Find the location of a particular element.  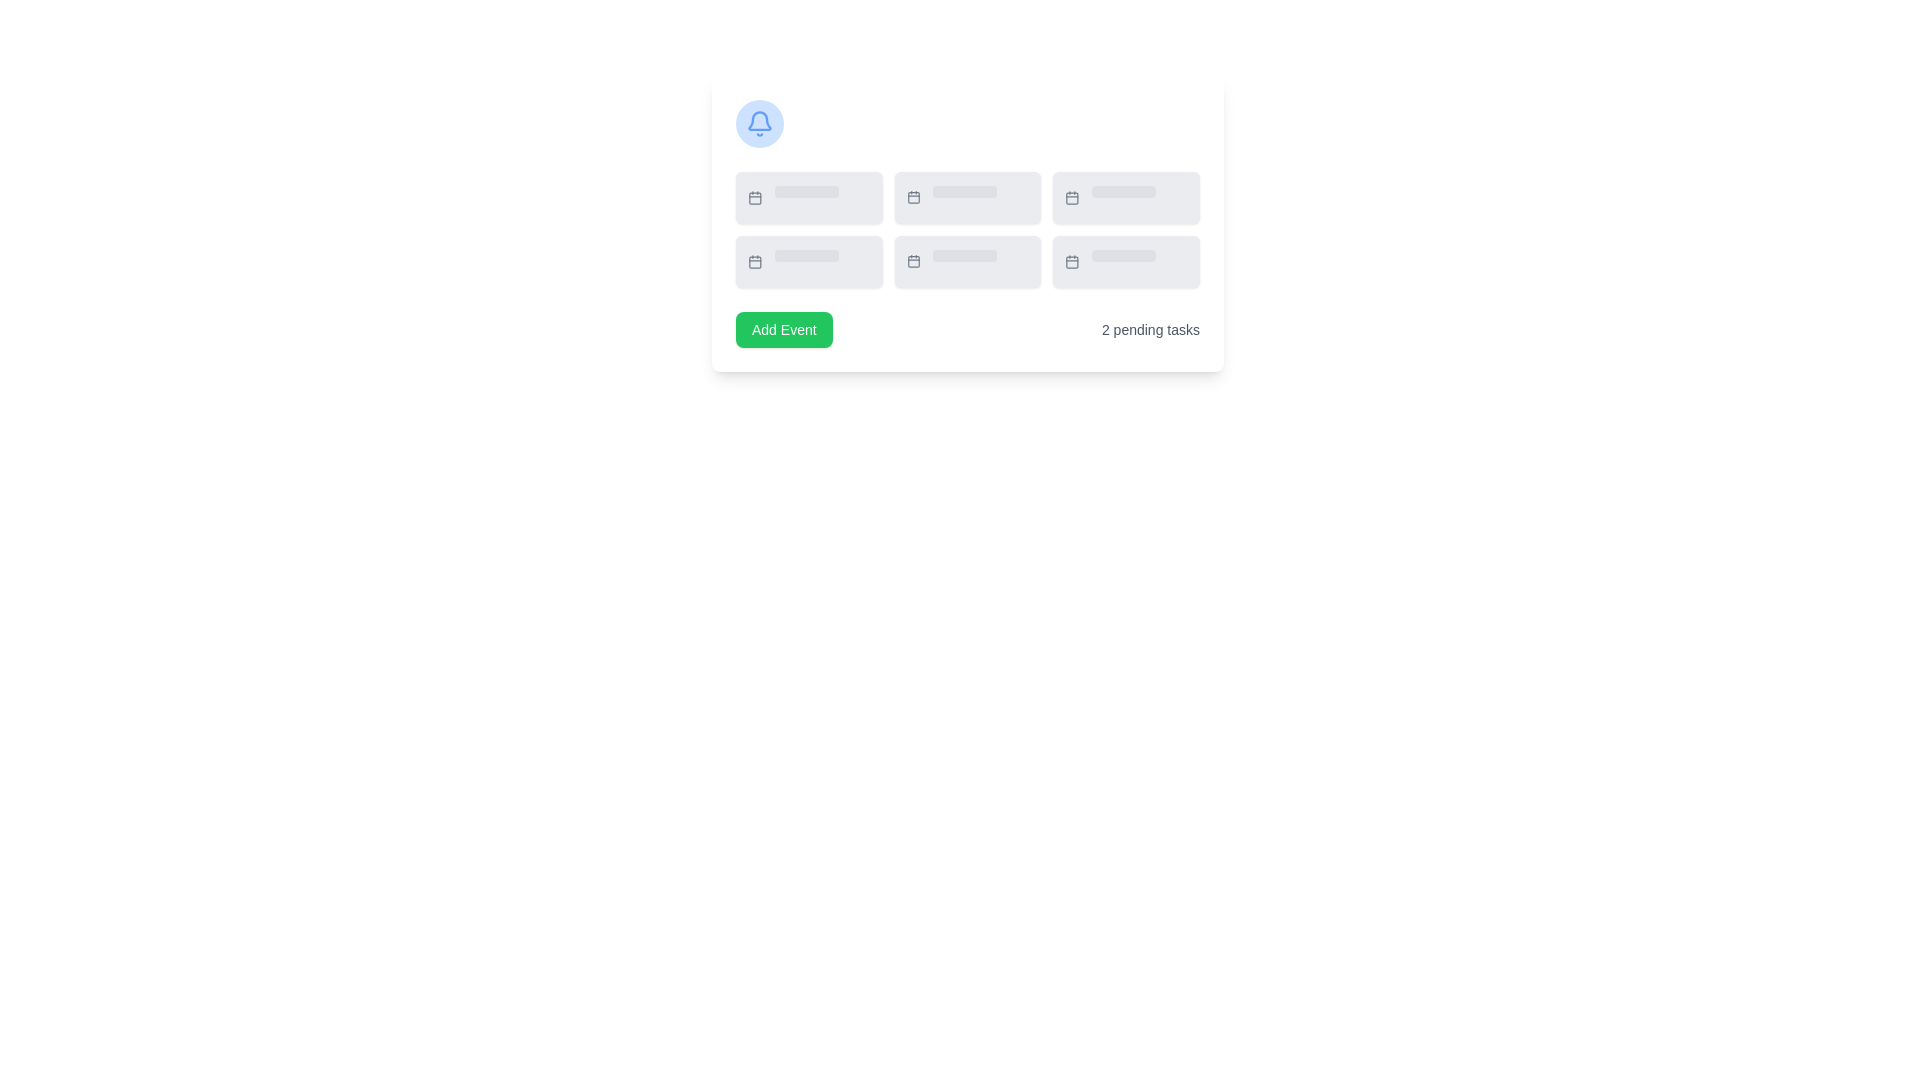

the rectangular decorative shape within the calendar icon, which is located in the second column and first row of the grid layout is located at coordinates (912, 198).